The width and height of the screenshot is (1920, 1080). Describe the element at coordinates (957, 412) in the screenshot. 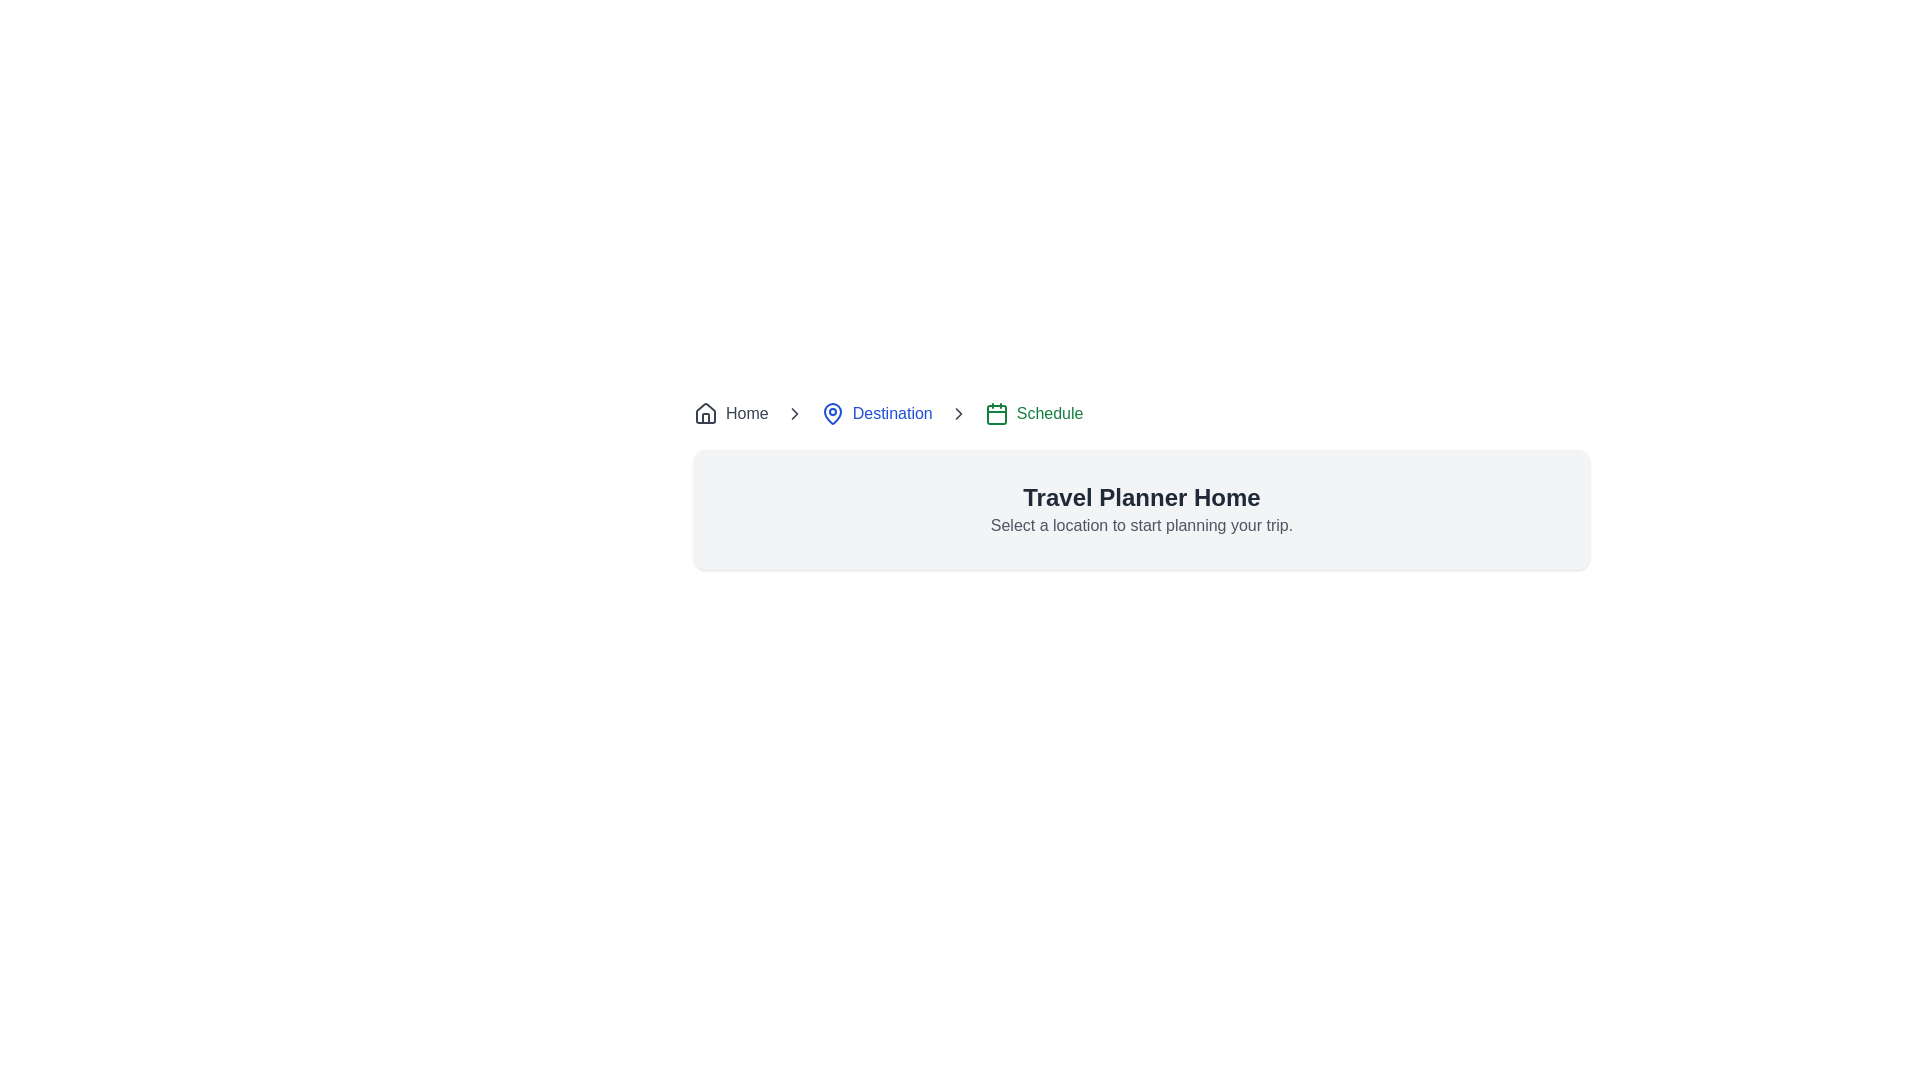

I see `the third chevron icon in the breadcrumb navigation bar located between 'Destination' and 'Schedule'` at that location.